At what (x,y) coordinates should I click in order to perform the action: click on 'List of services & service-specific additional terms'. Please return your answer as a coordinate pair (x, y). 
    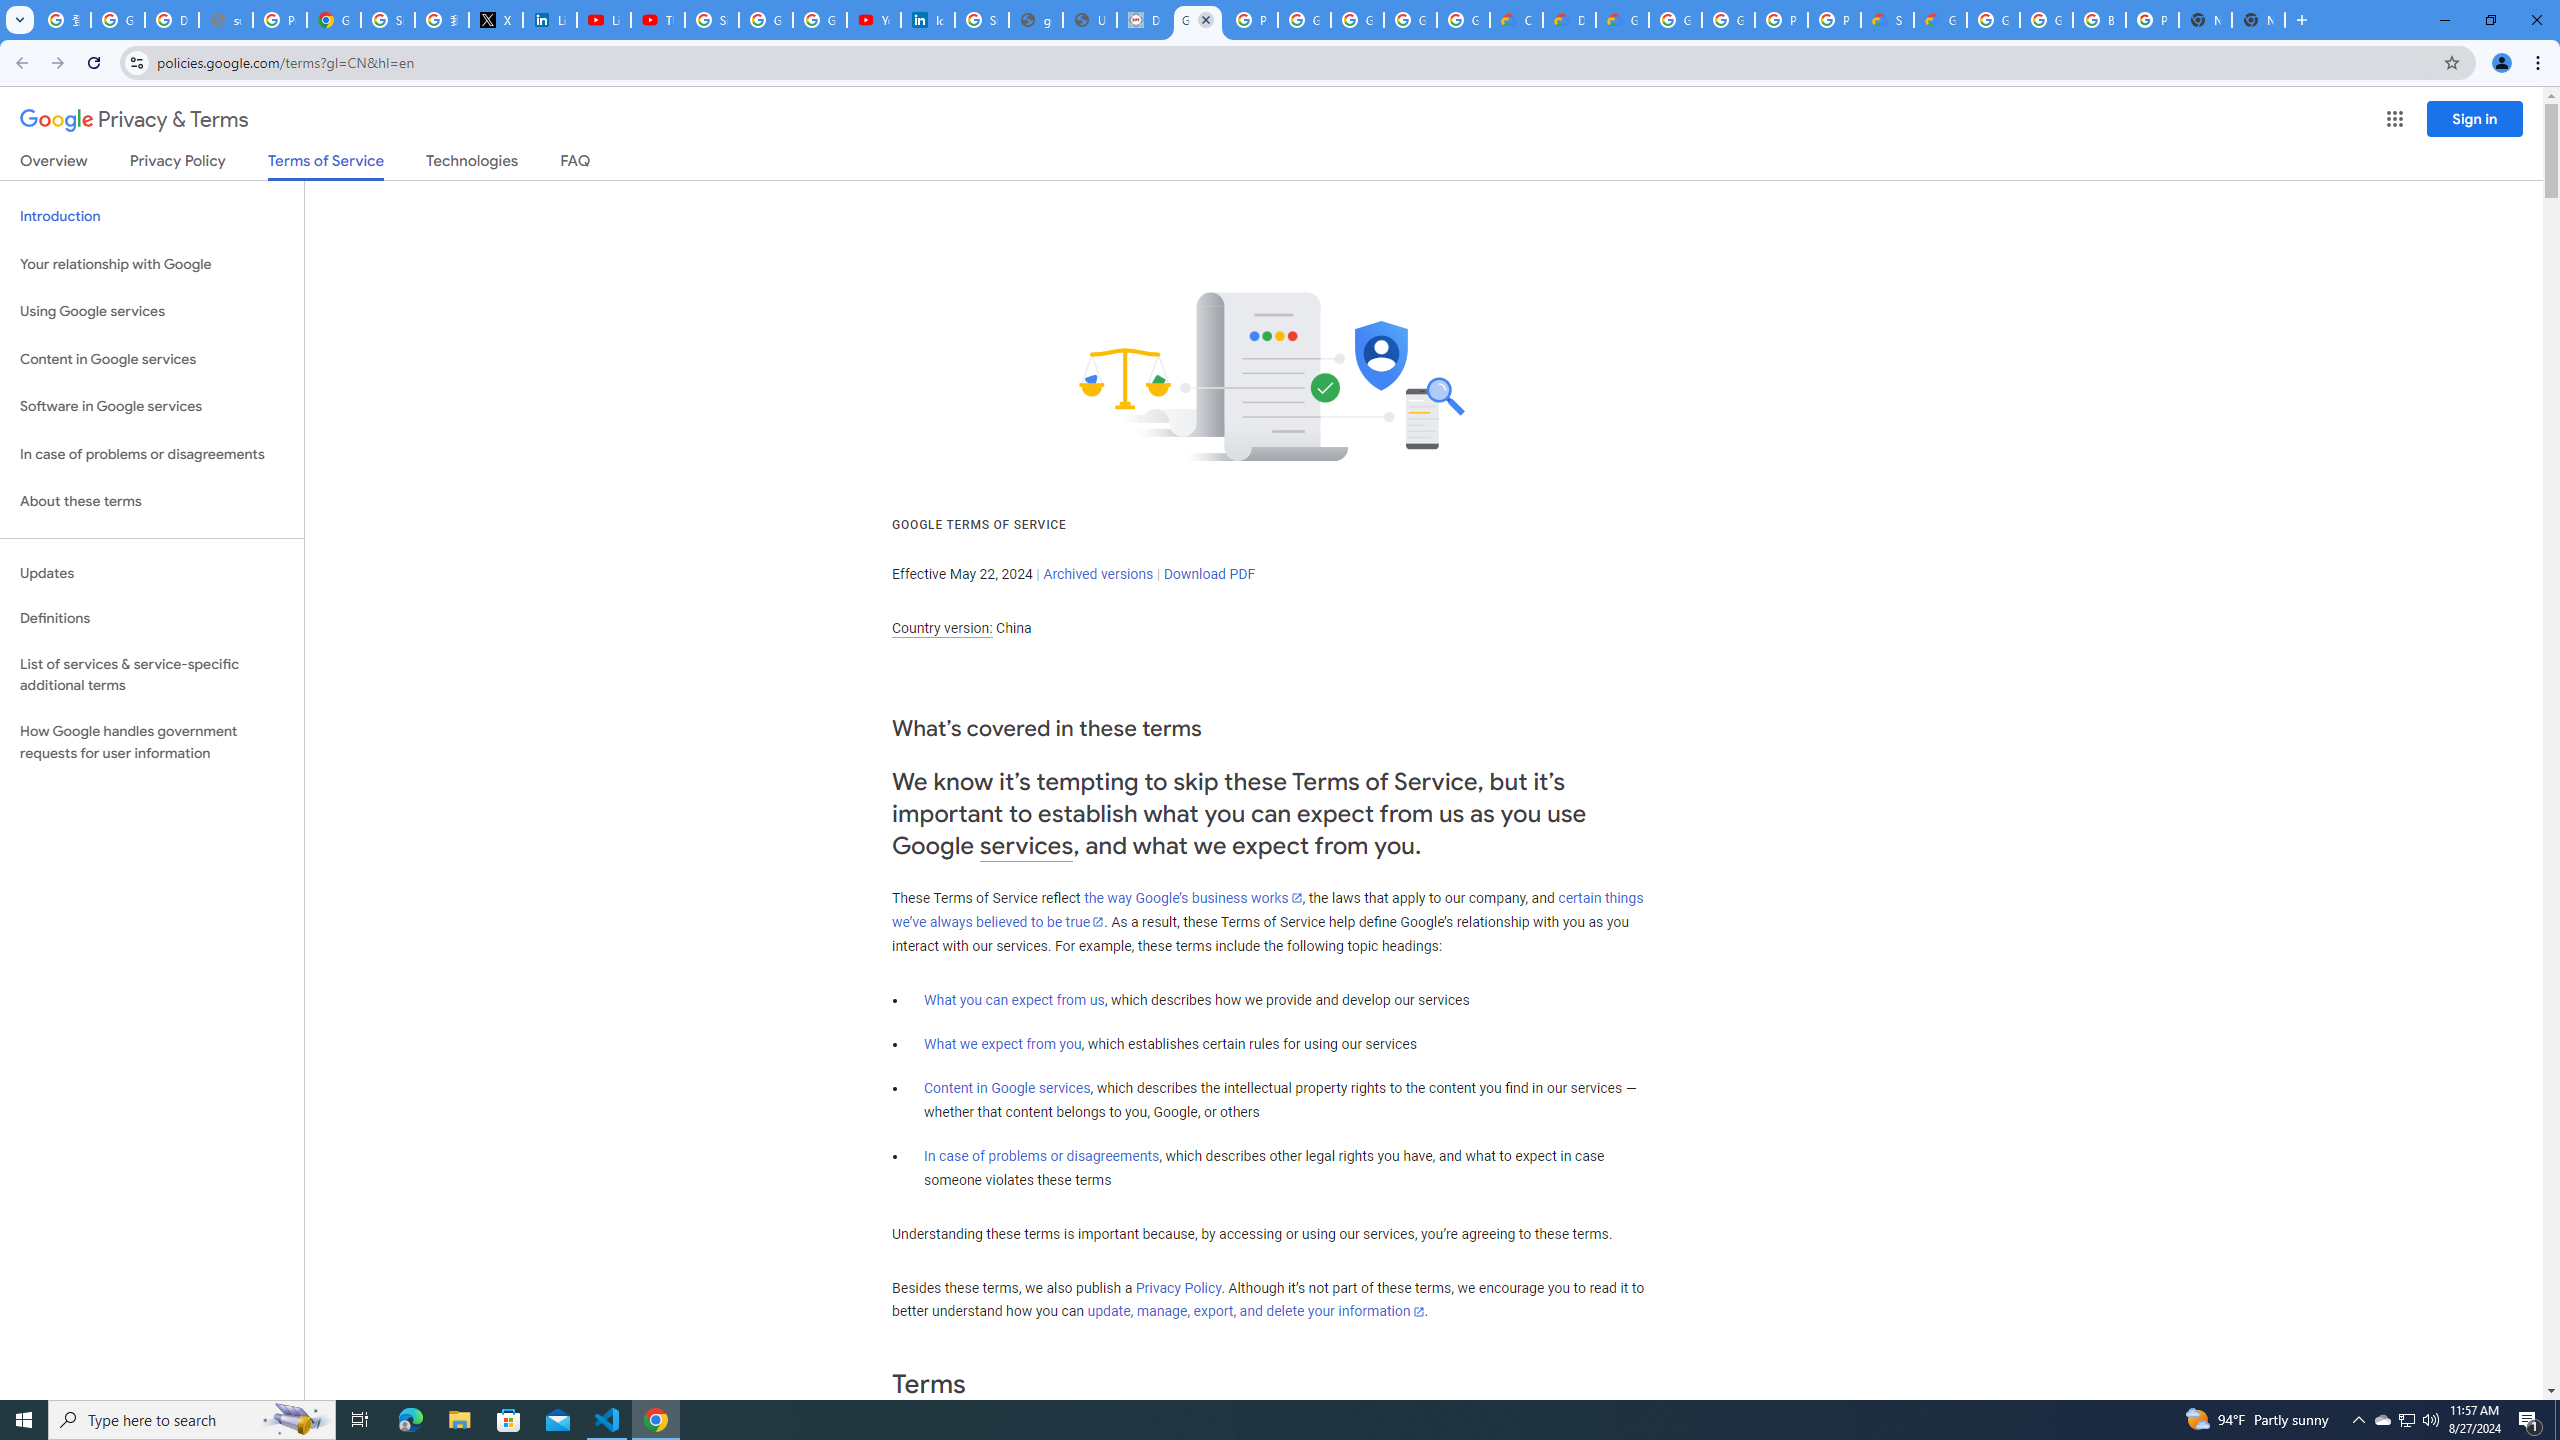
    Looking at the image, I should click on (151, 674).